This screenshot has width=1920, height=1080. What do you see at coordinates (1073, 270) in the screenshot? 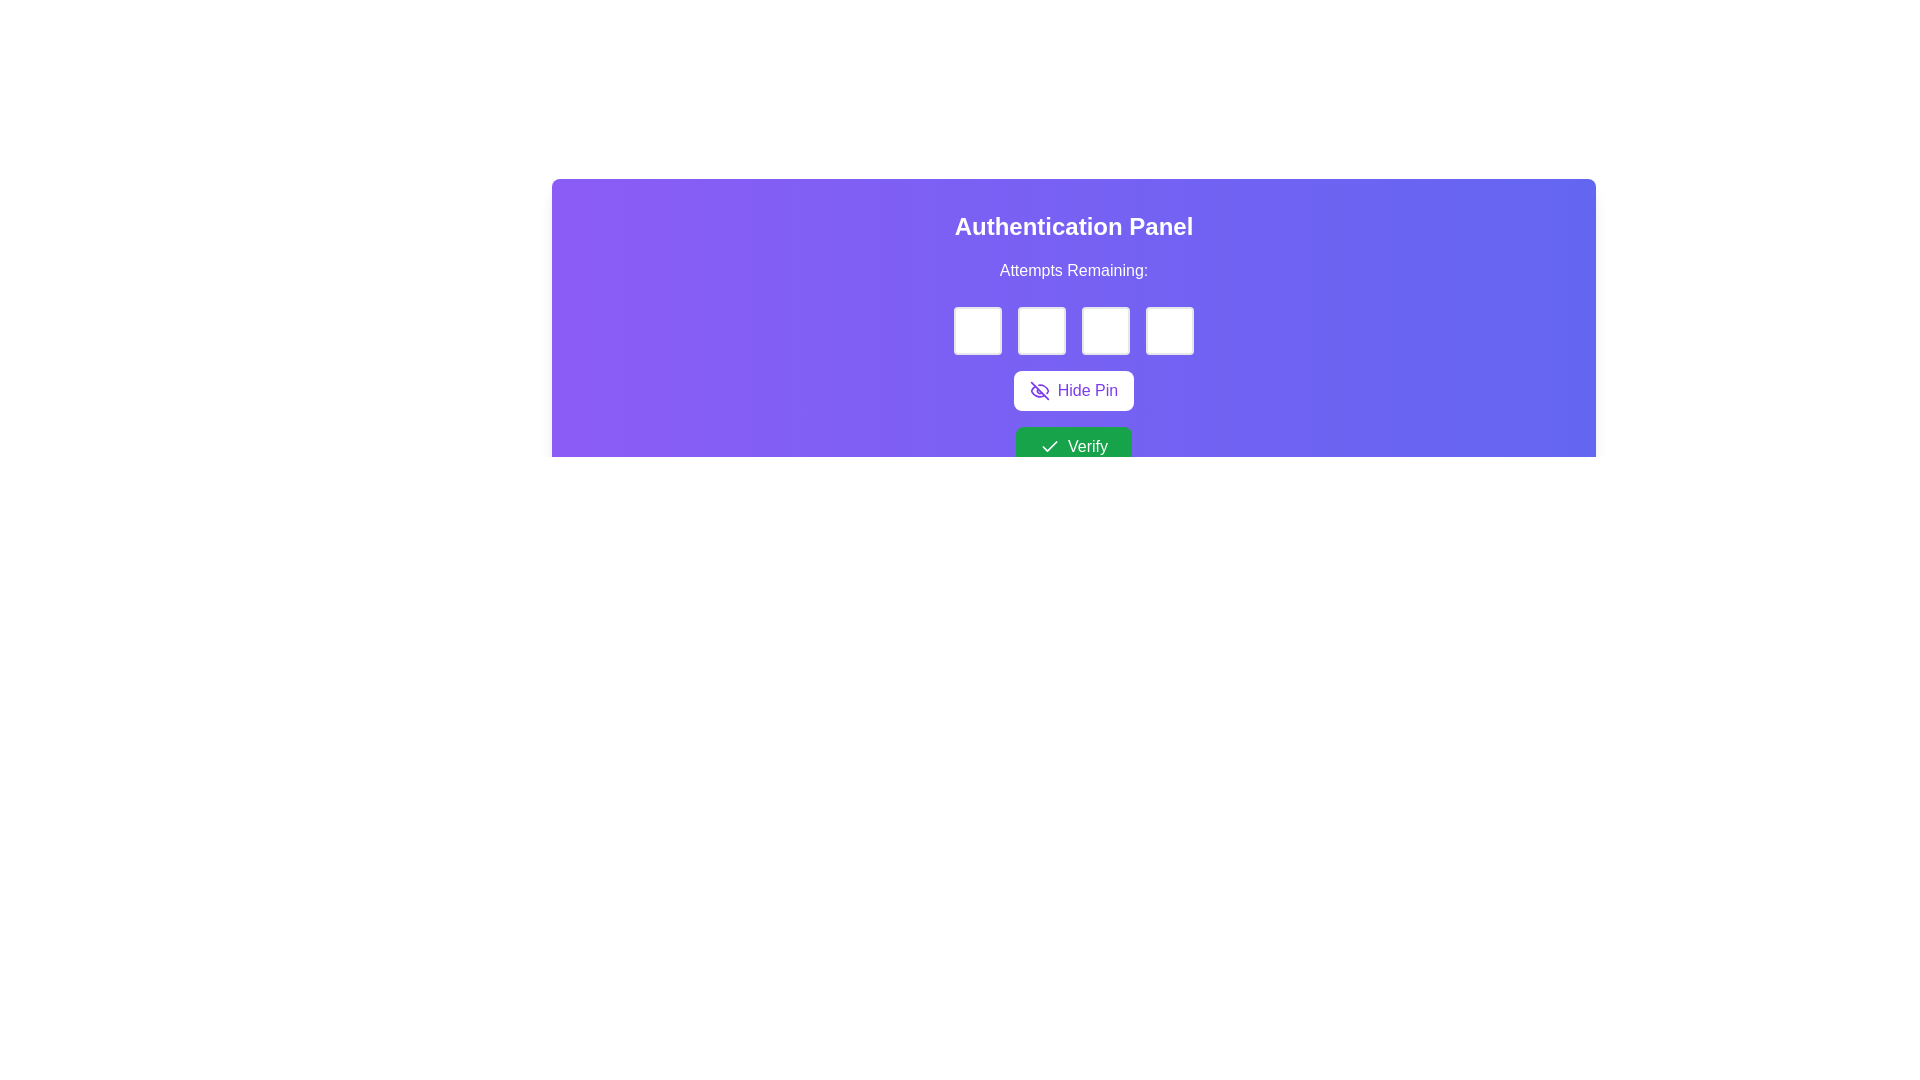
I see `the text label 'Attempts Remaining:' which is styled with white text on a purple gradient background and positioned beneath the 'Authentication Panel' heading` at bounding box center [1073, 270].